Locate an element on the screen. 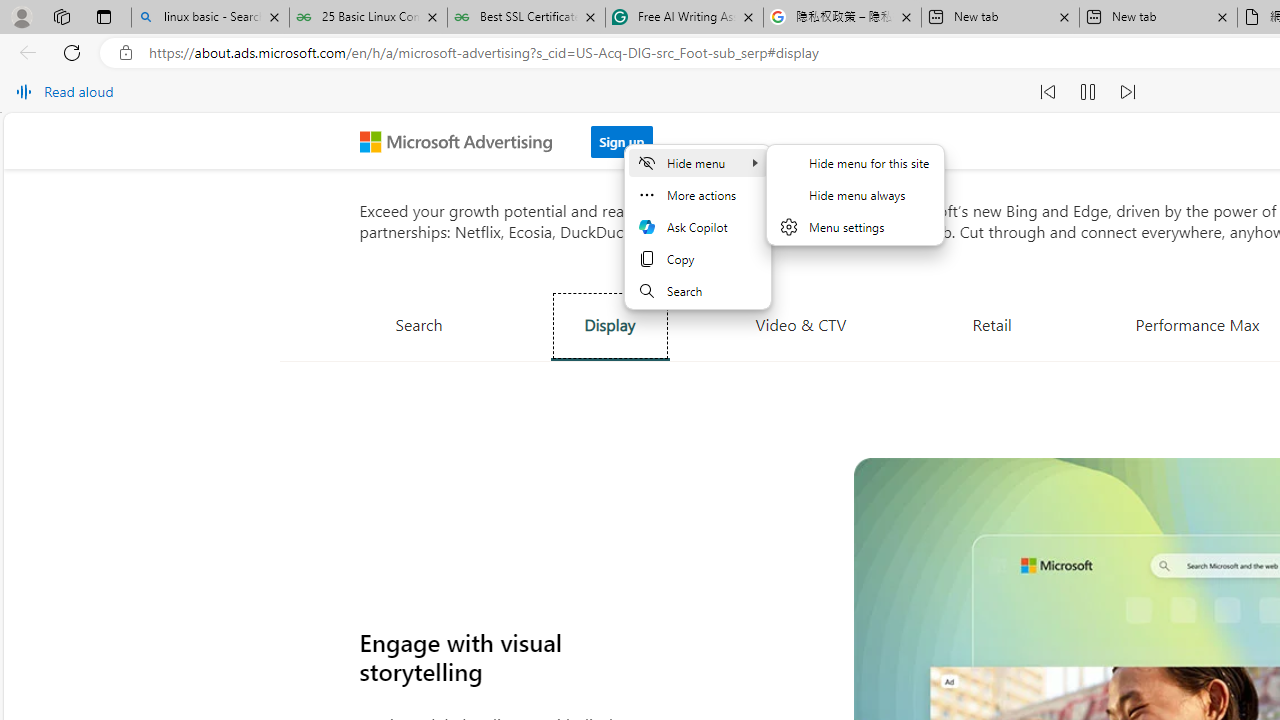 The image size is (1280, 720). 'Microsoft Advertising' is located at coordinates (463, 139).